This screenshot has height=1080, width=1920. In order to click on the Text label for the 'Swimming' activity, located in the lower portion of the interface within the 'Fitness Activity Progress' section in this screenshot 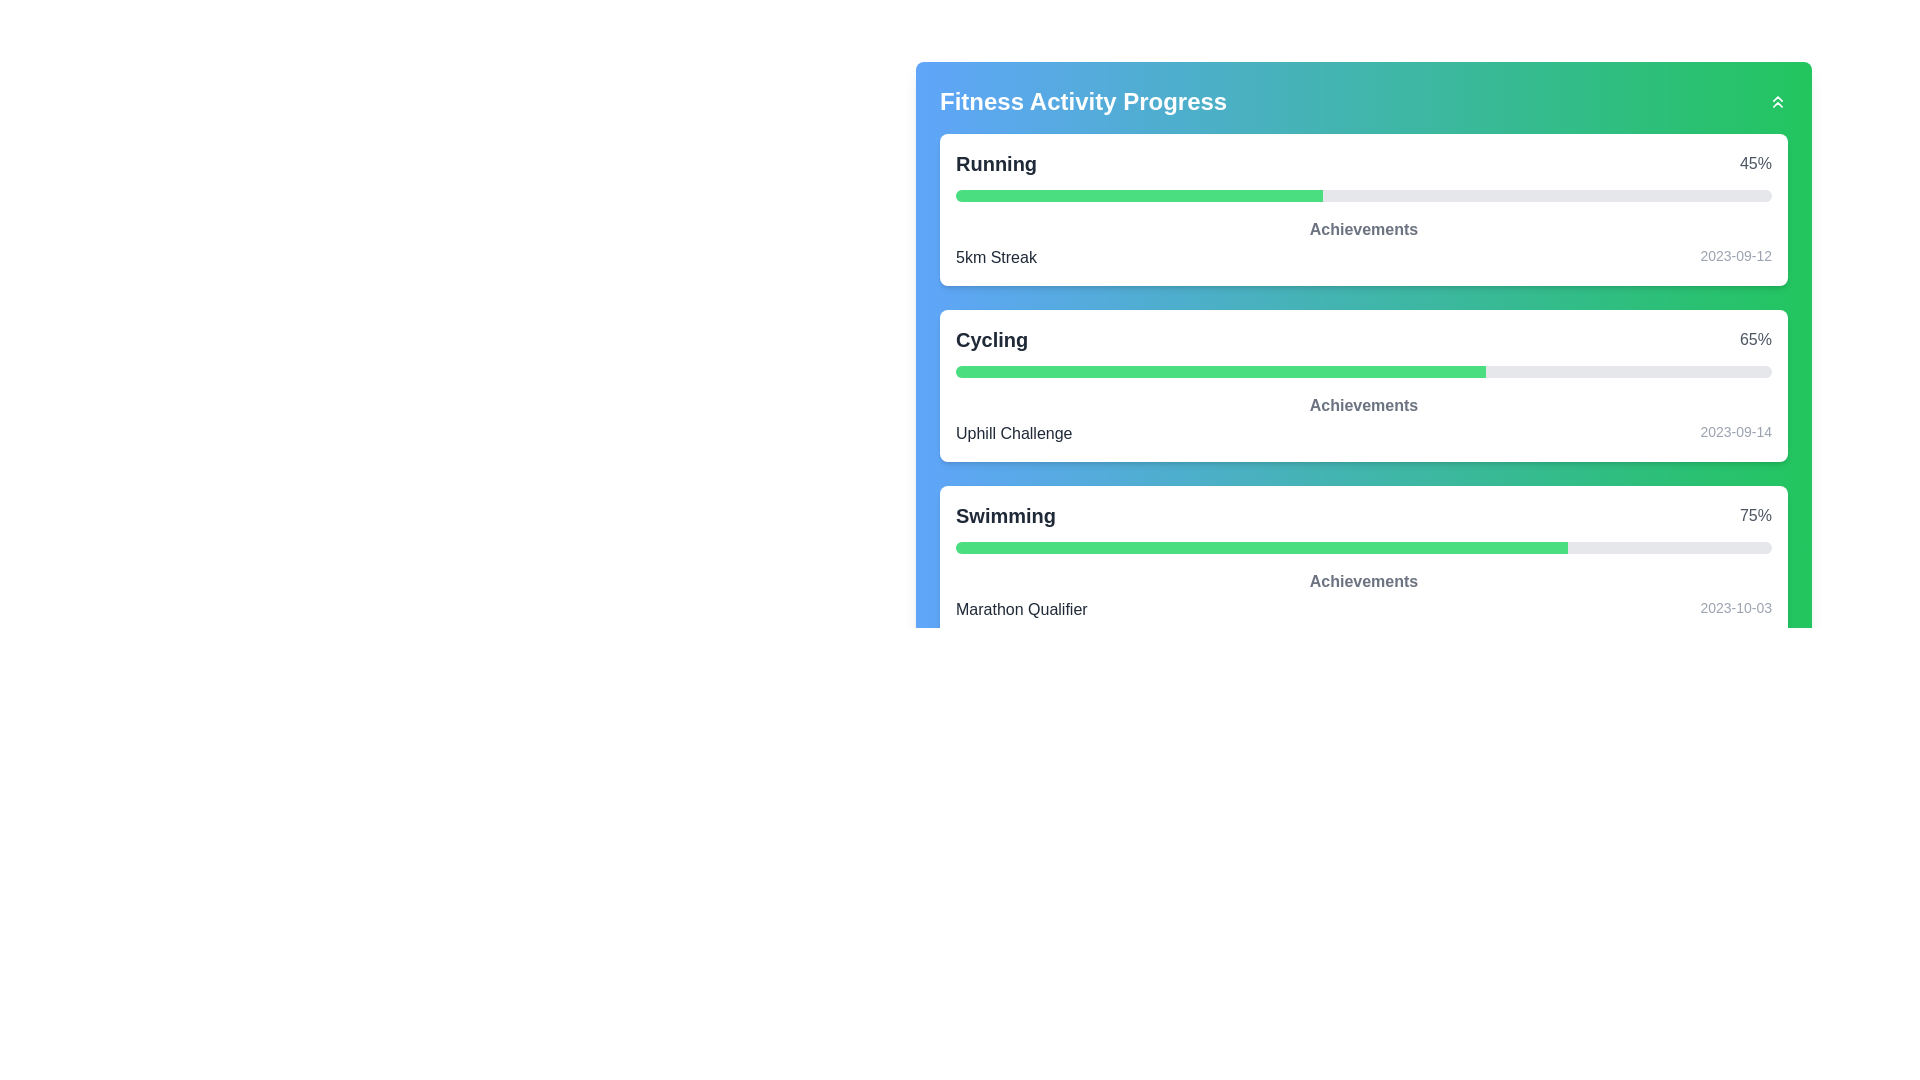, I will do `click(1006, 515)`.